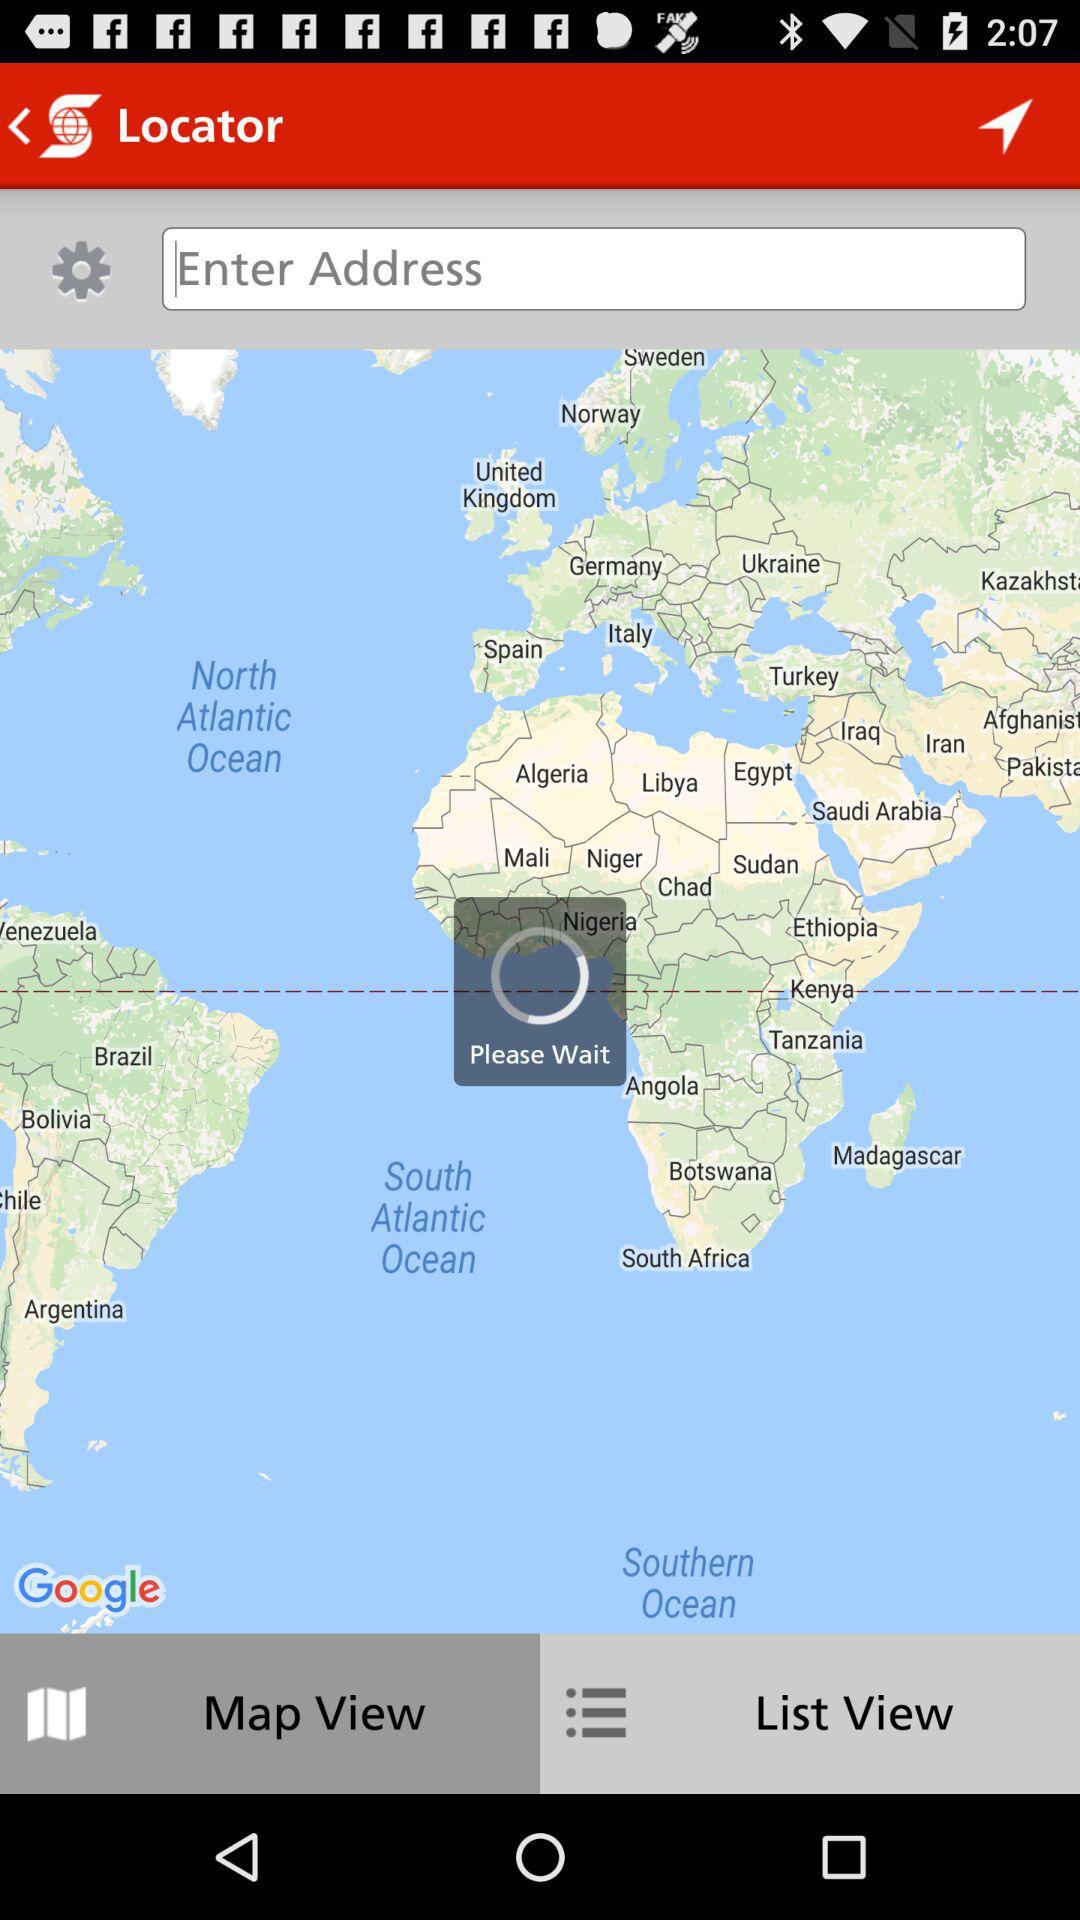 The width and height of the screenshot is (1080, 1920). Describe the element at coordinates (810, 1712) in the screenshot. I see `item next to the map view` at that location.